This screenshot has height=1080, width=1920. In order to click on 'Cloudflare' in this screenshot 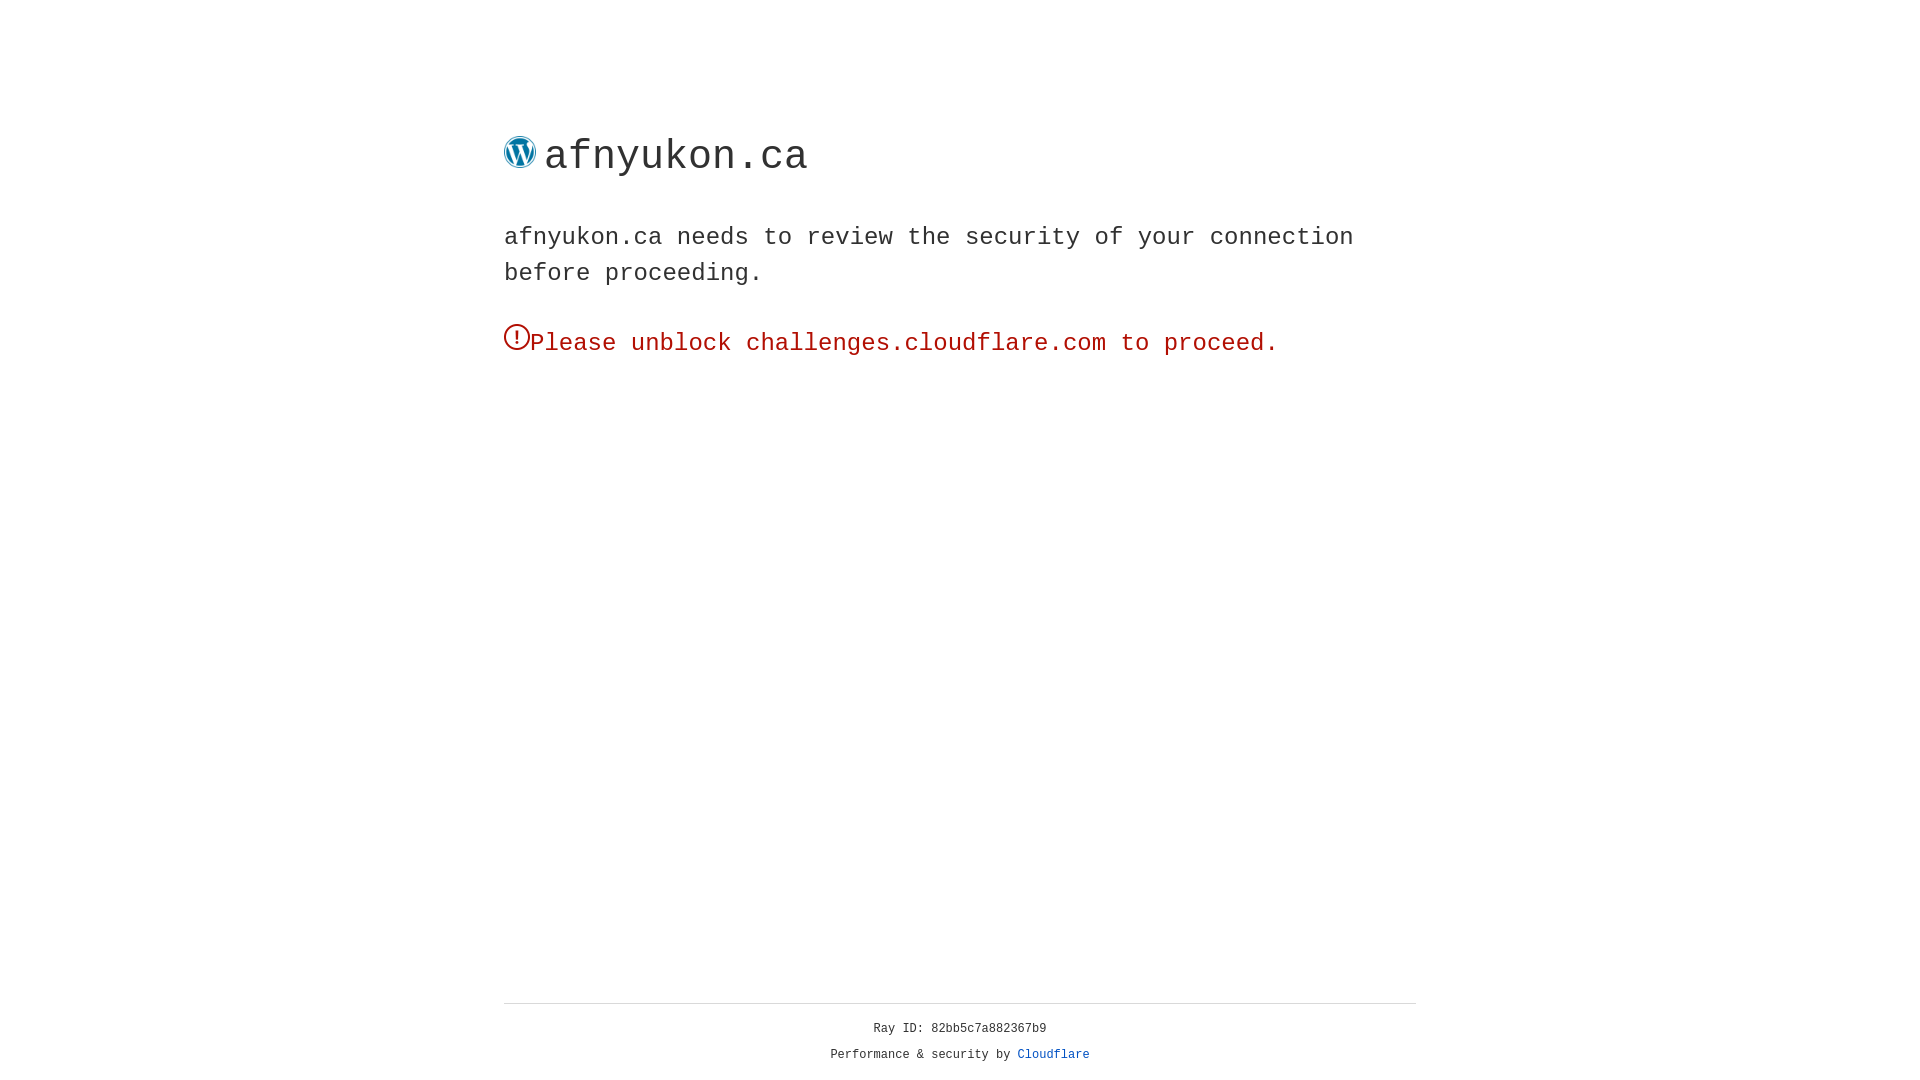, I will do `click(1053, 1054)`.